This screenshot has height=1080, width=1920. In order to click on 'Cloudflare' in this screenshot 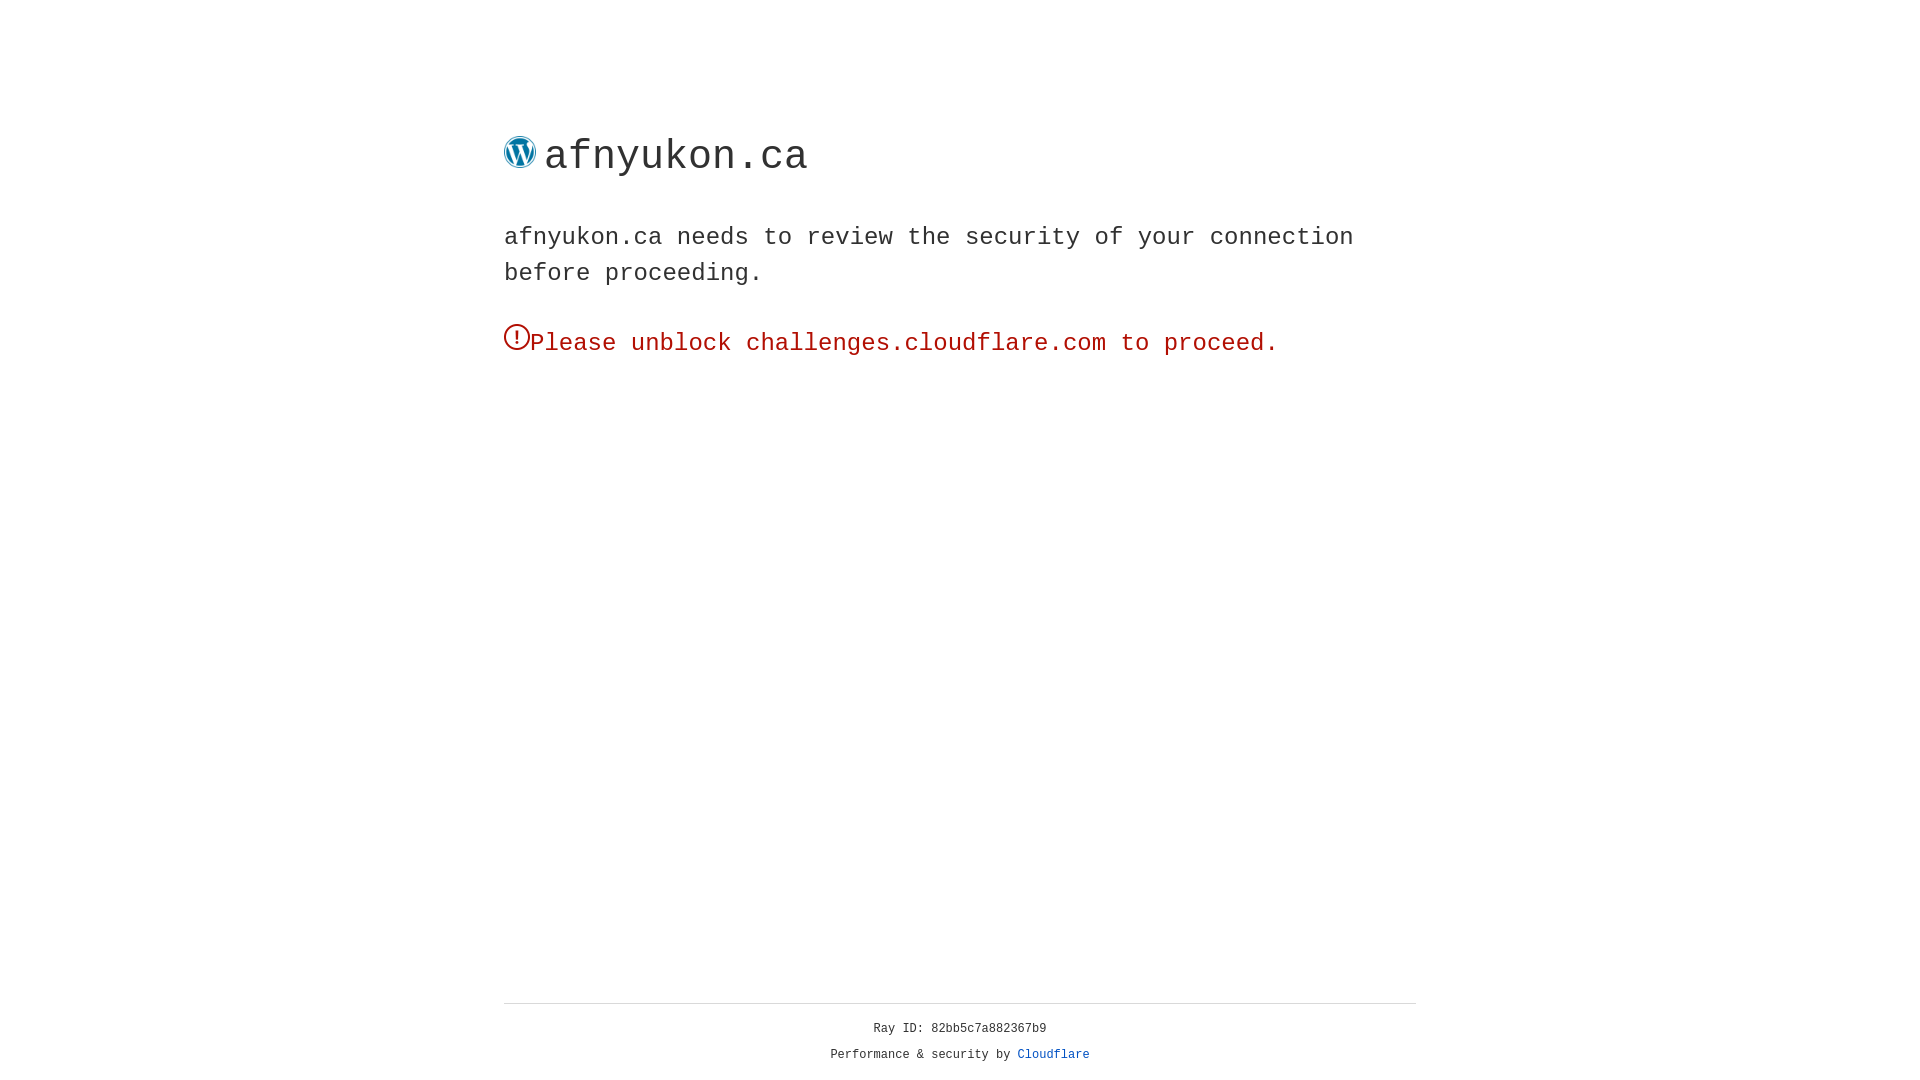, I will do `click(1053, 1054)`.